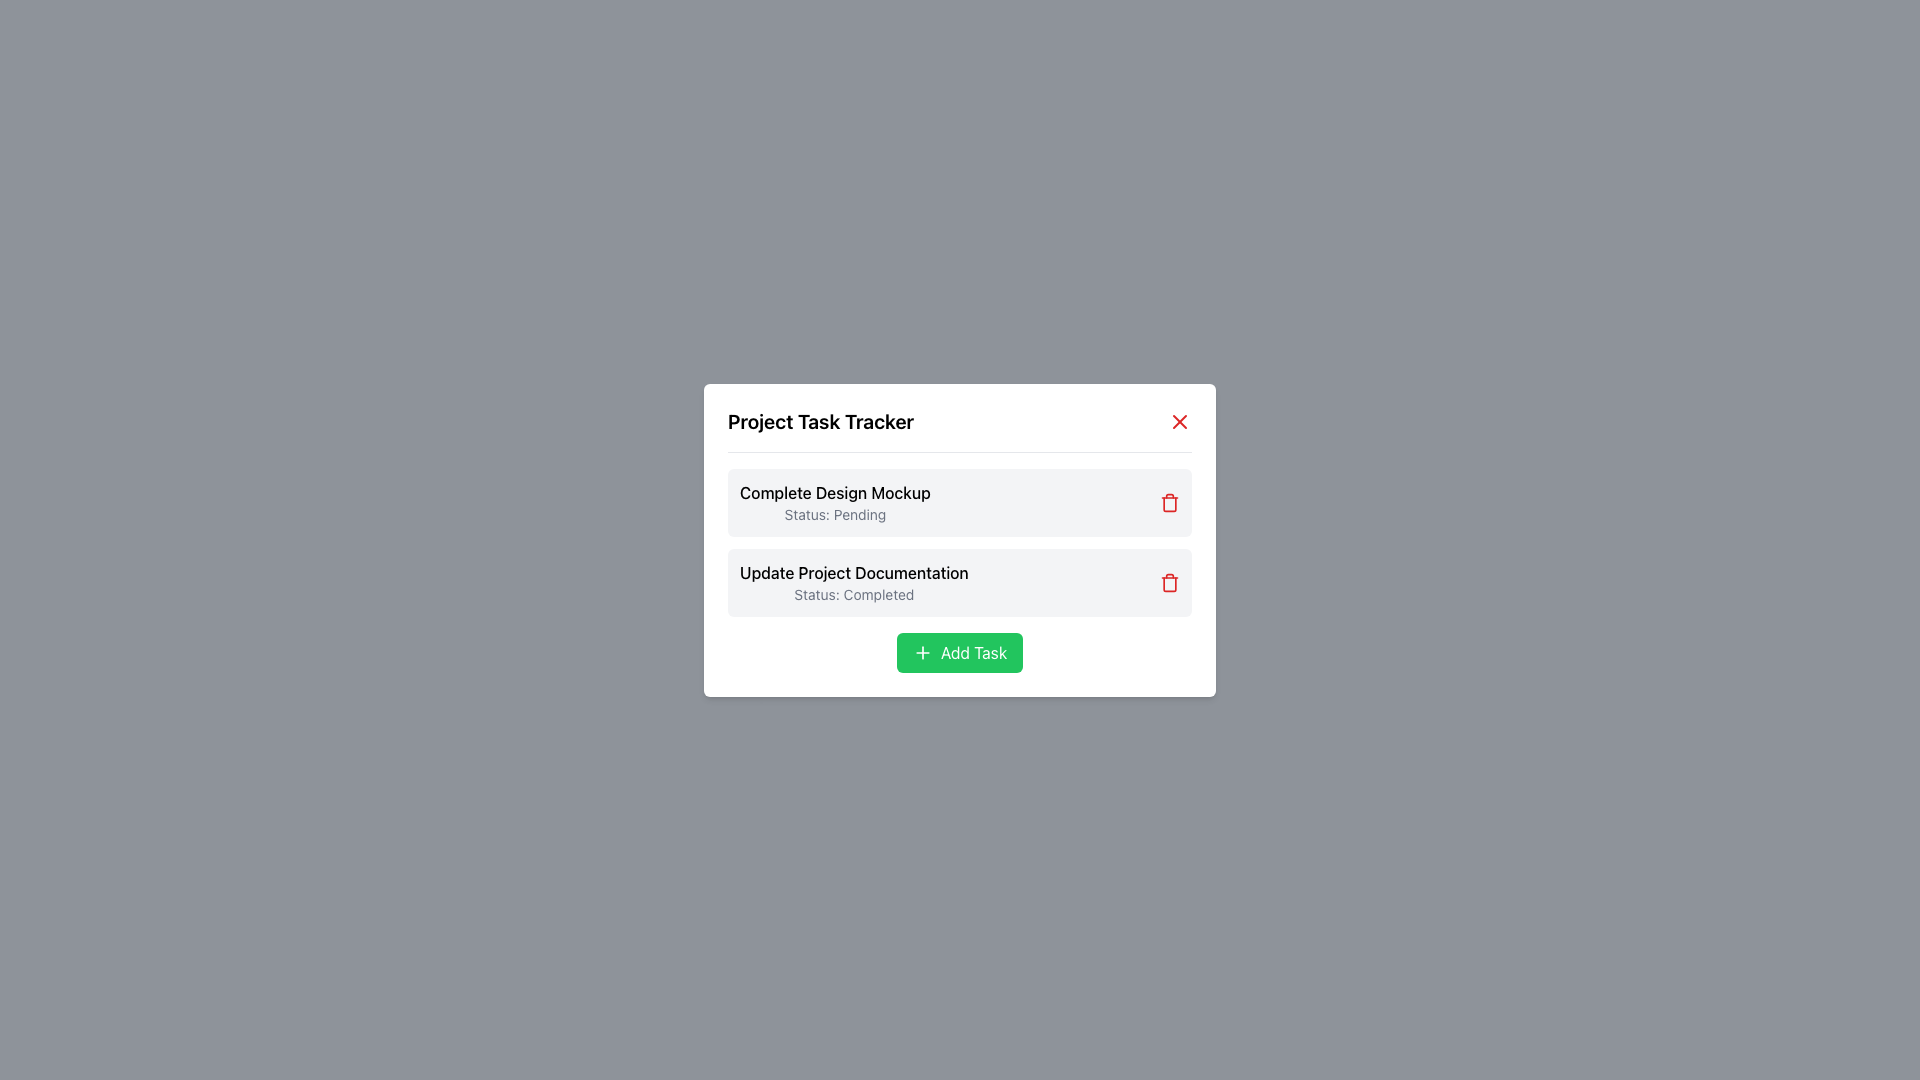 The height and width of the screenshot is (1080, 1920). What do you see at coordinates (921, 652) in the screenshot?
I see `the '+' icon within the green 'Add Task' button located at the lower center of the 'Project Task Tracker' dialog interface` at bounding box center [921, 652].